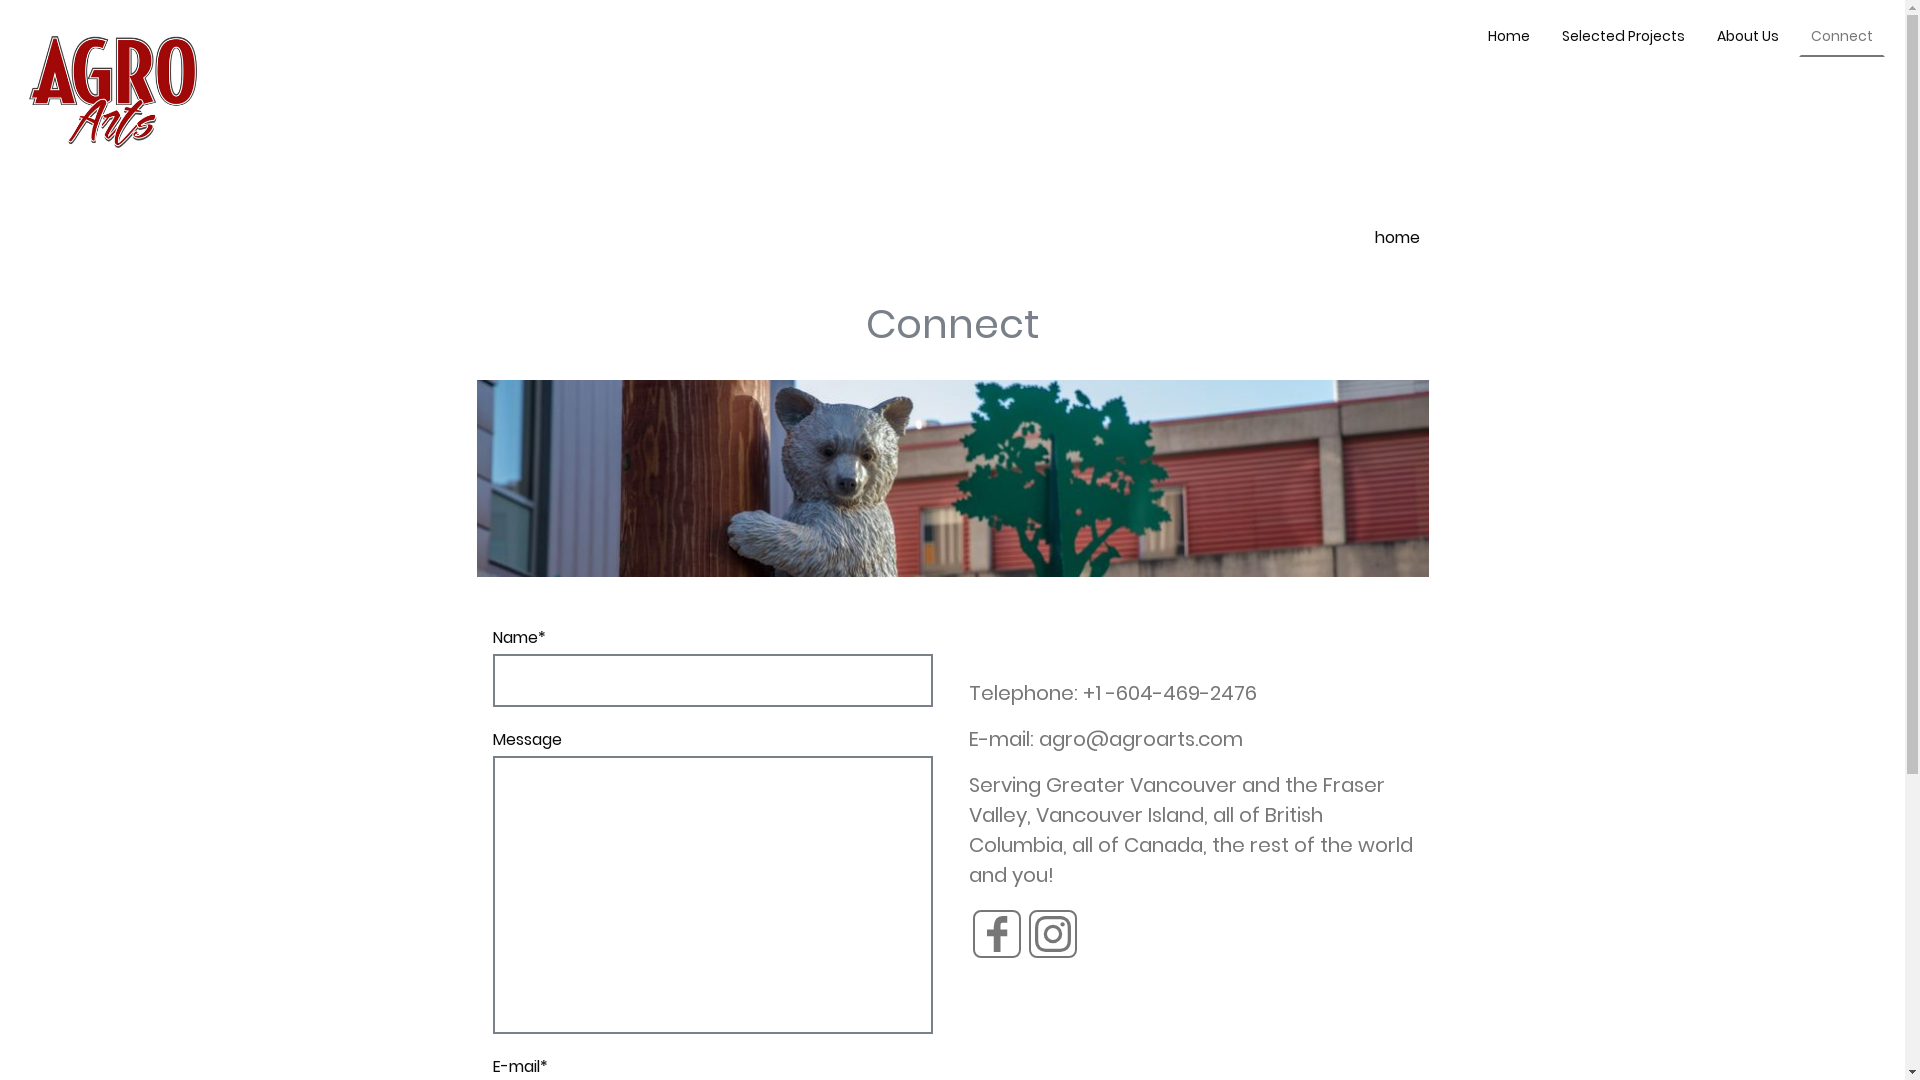 This screenshot has width=1920, height=1080. What do you see at coordinates (1550, 36) in the screenshot?
I see `'Selected Projects'` at bounding box center [1550, 36].